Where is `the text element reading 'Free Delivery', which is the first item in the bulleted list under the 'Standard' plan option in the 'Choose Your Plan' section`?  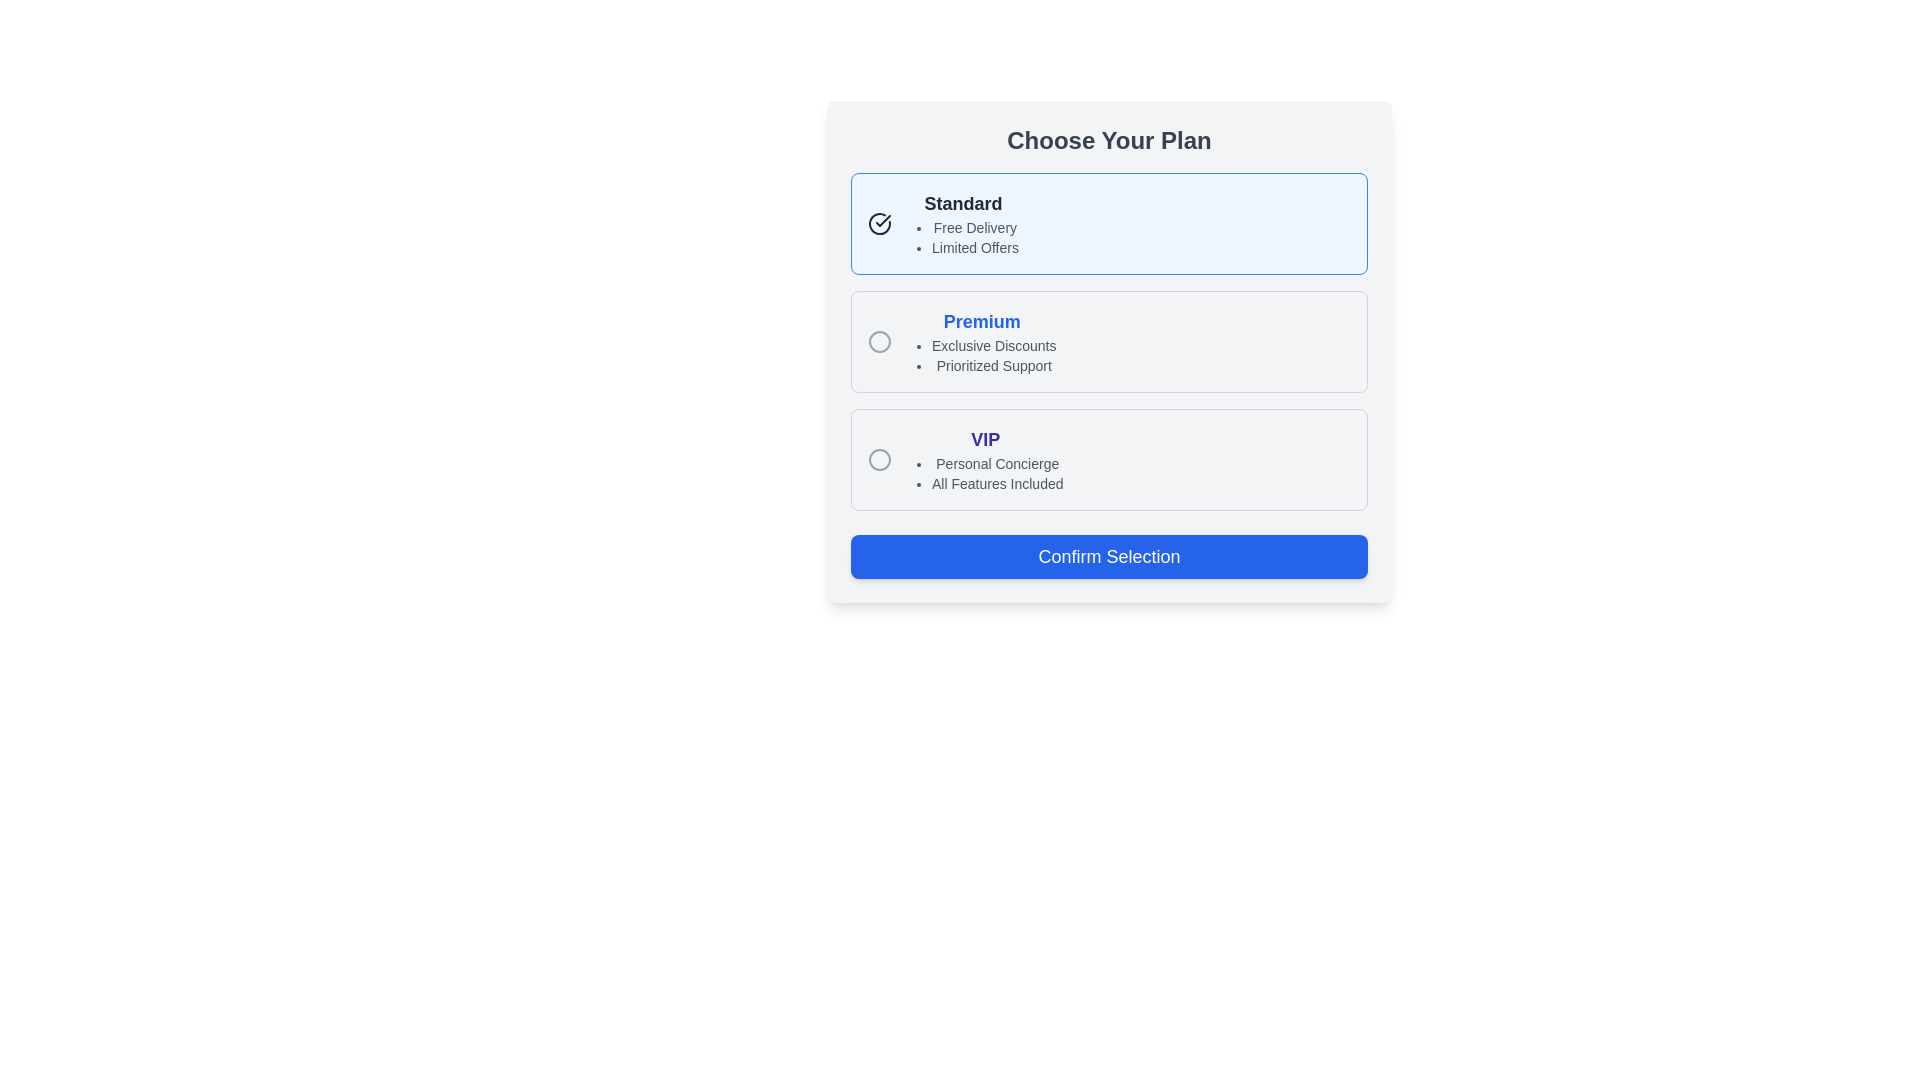 the text element reading 'Free Delivery', which is the first item in the bulleted list under the 'Standard' plan option in the 'Choose Your Plan' section is located at coordinates (975, 226).